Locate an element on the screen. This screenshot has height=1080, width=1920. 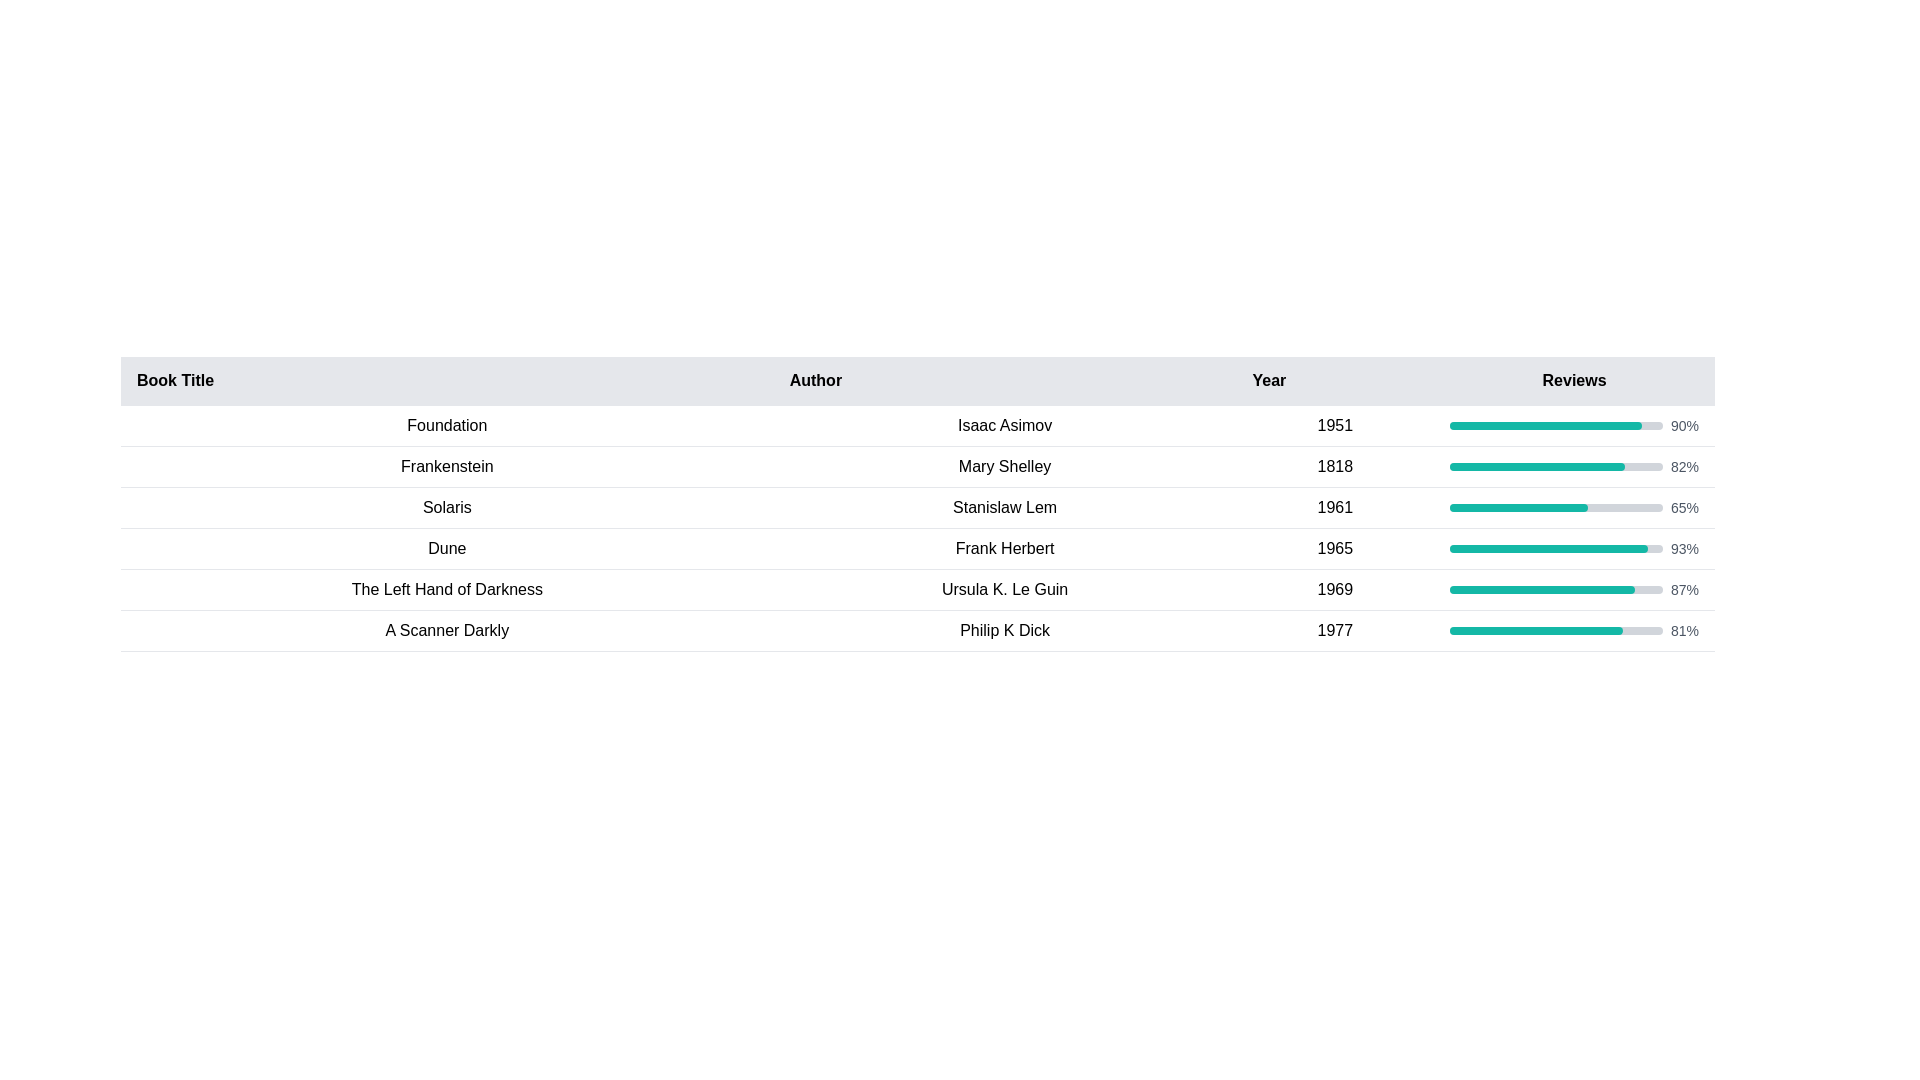
the fifth row in the table displaying the book title 'The Left Hand of Darkness', authored by 'Ursula K. Le Guin' is located at coordinates (916, 589).